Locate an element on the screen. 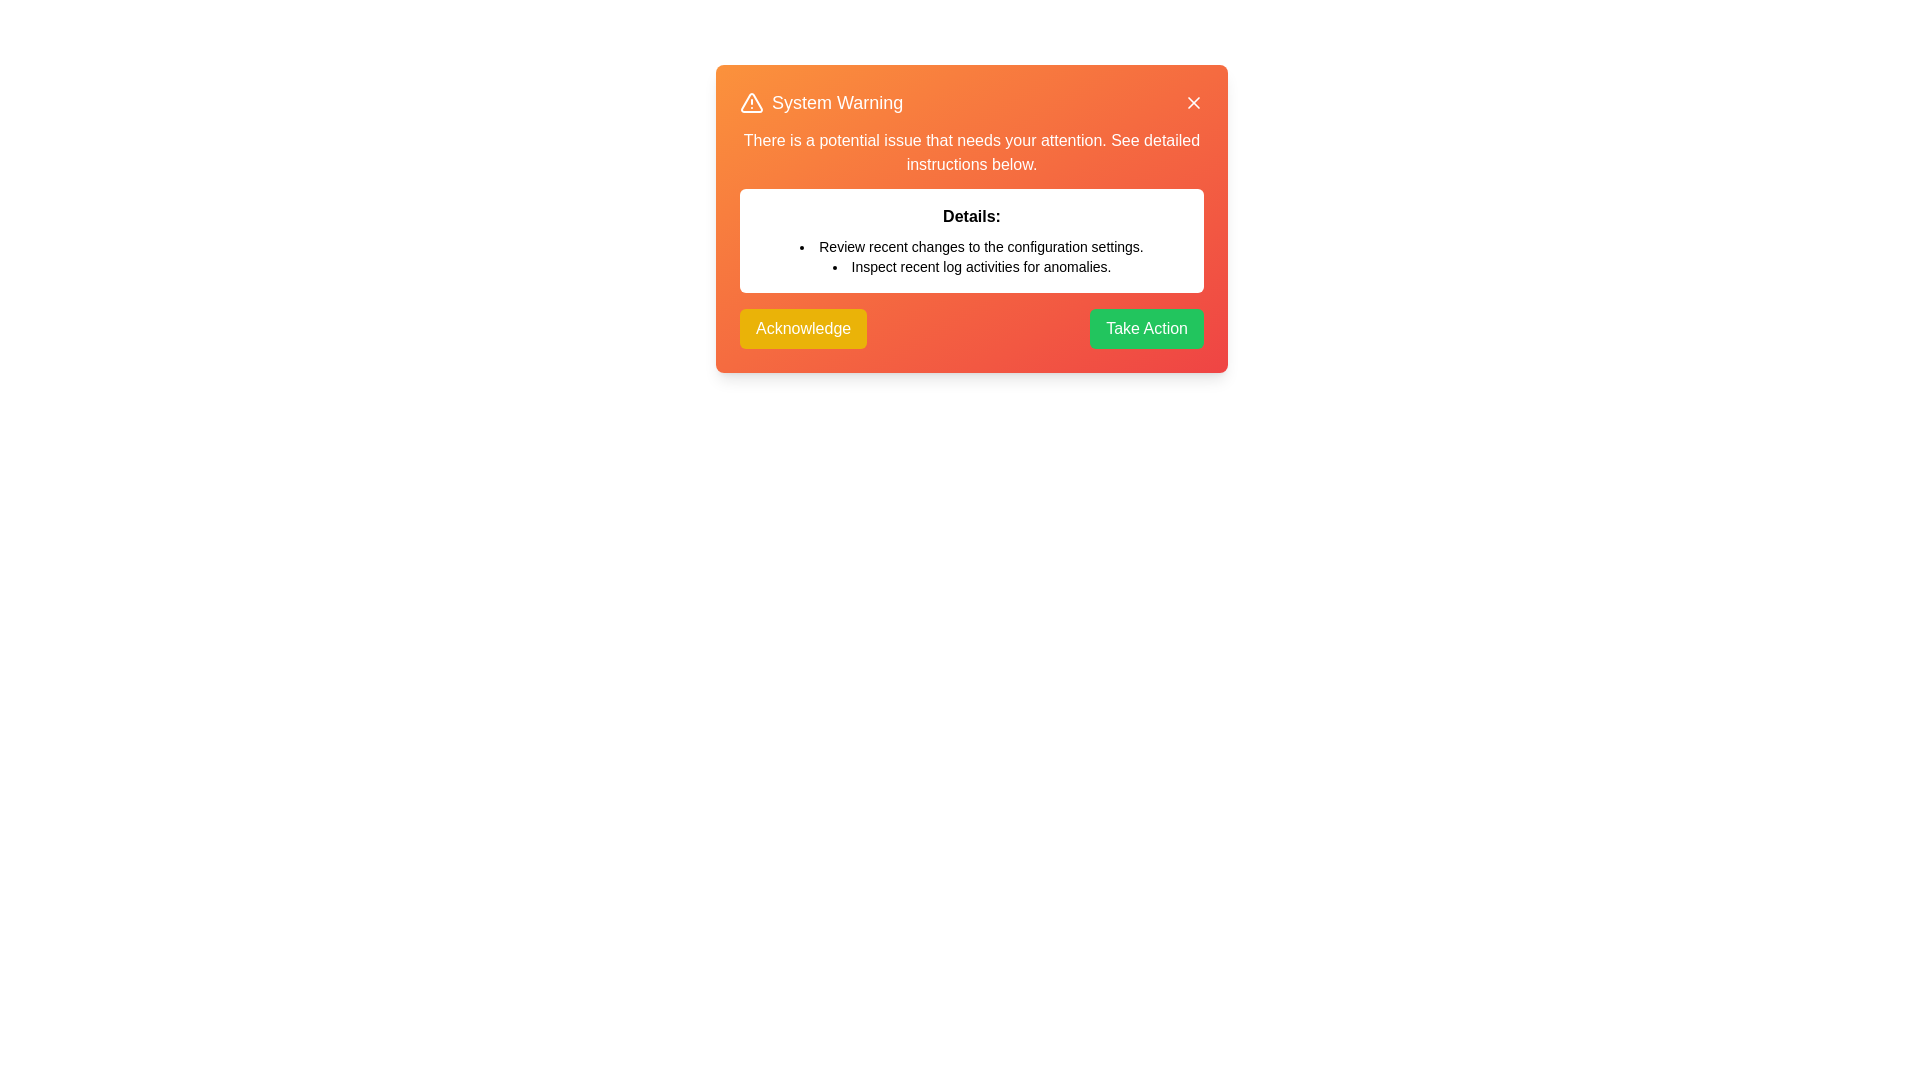  the 'System Warning' text label with the warning triangle icon located in the top-left corner of the orange dialog box header is located at coordinates (821, 103).